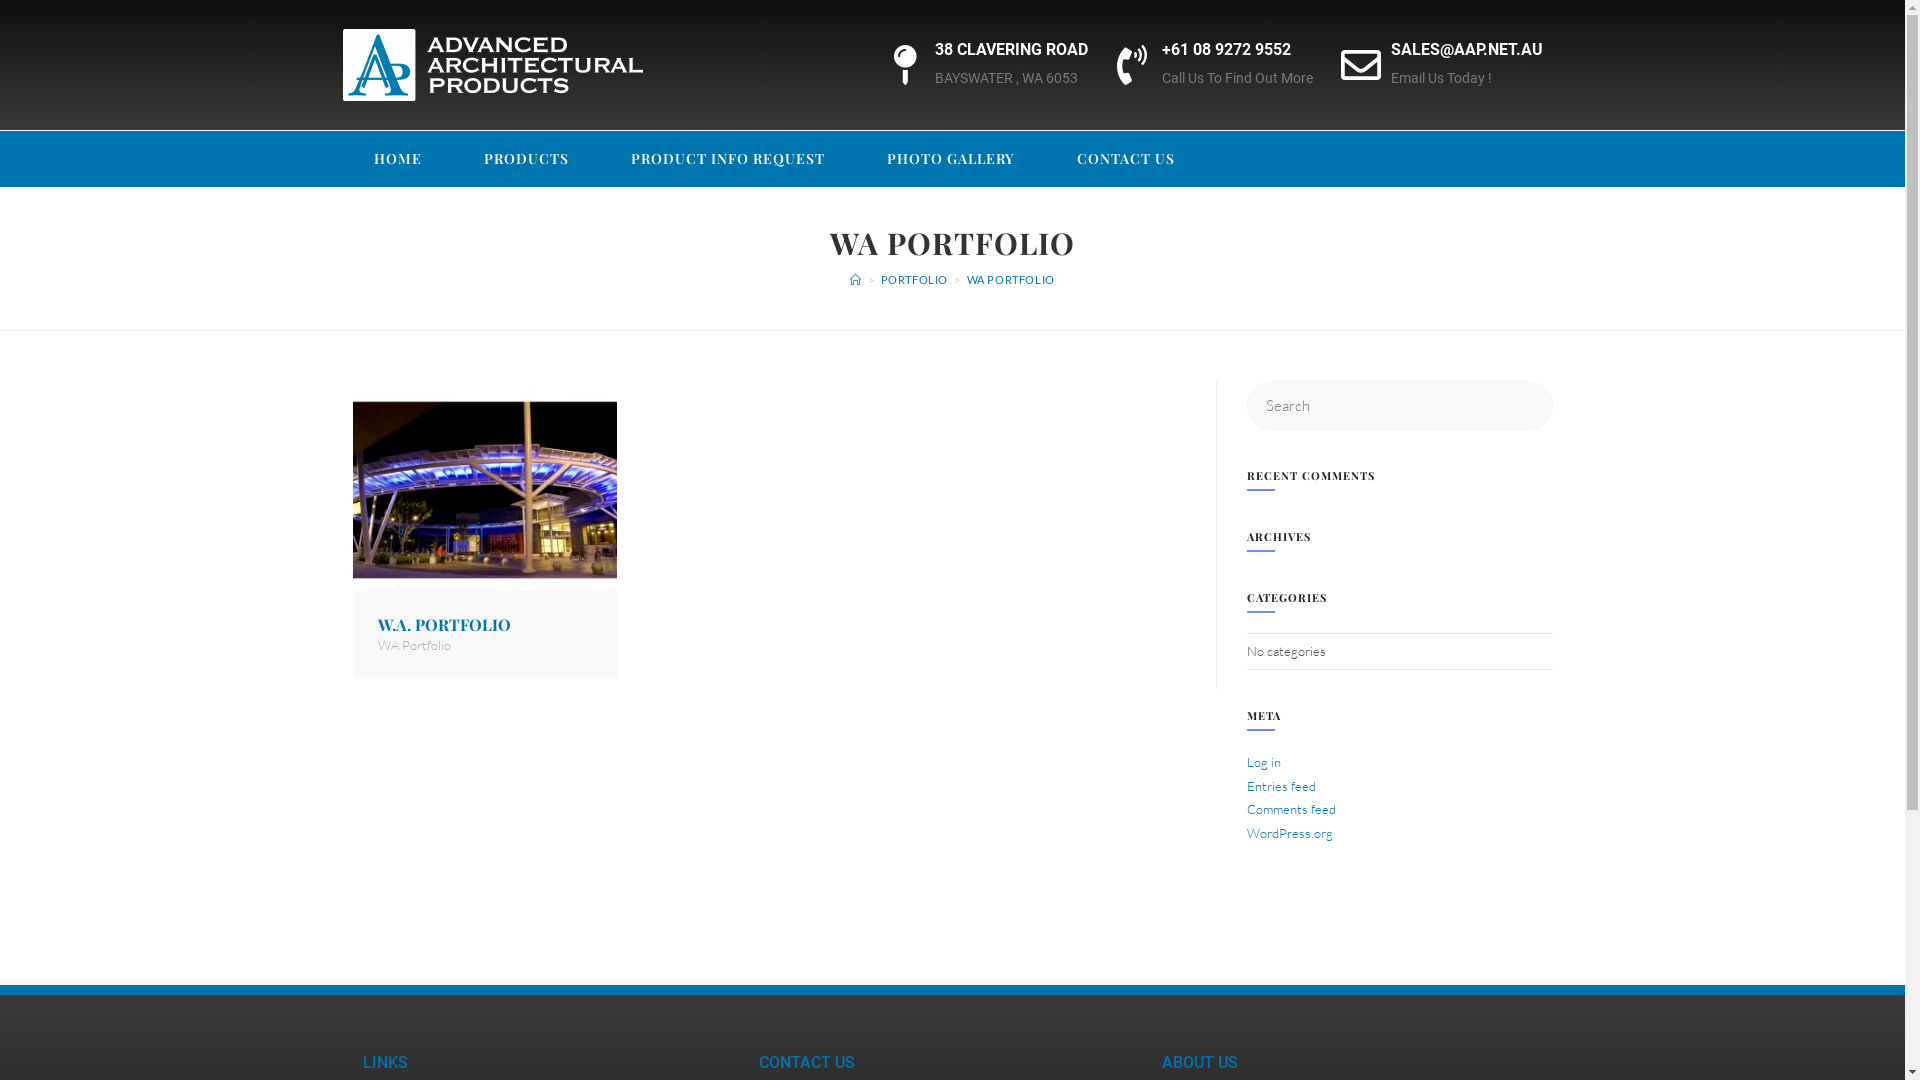  I want to click on 'WA Portfolio', so click(378, 644).